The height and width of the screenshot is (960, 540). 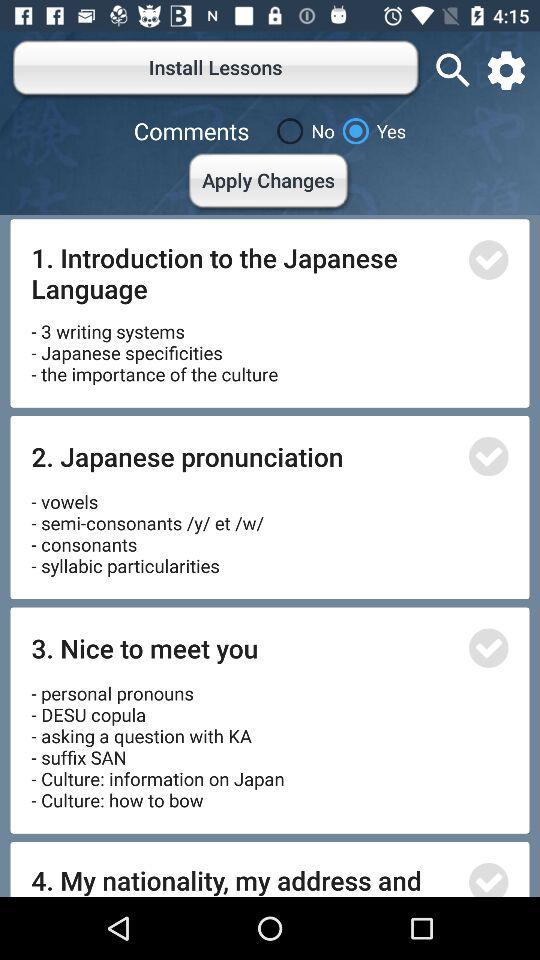 I want to click on the icon above the 3 writing systems item, so click(x=243, y=272).